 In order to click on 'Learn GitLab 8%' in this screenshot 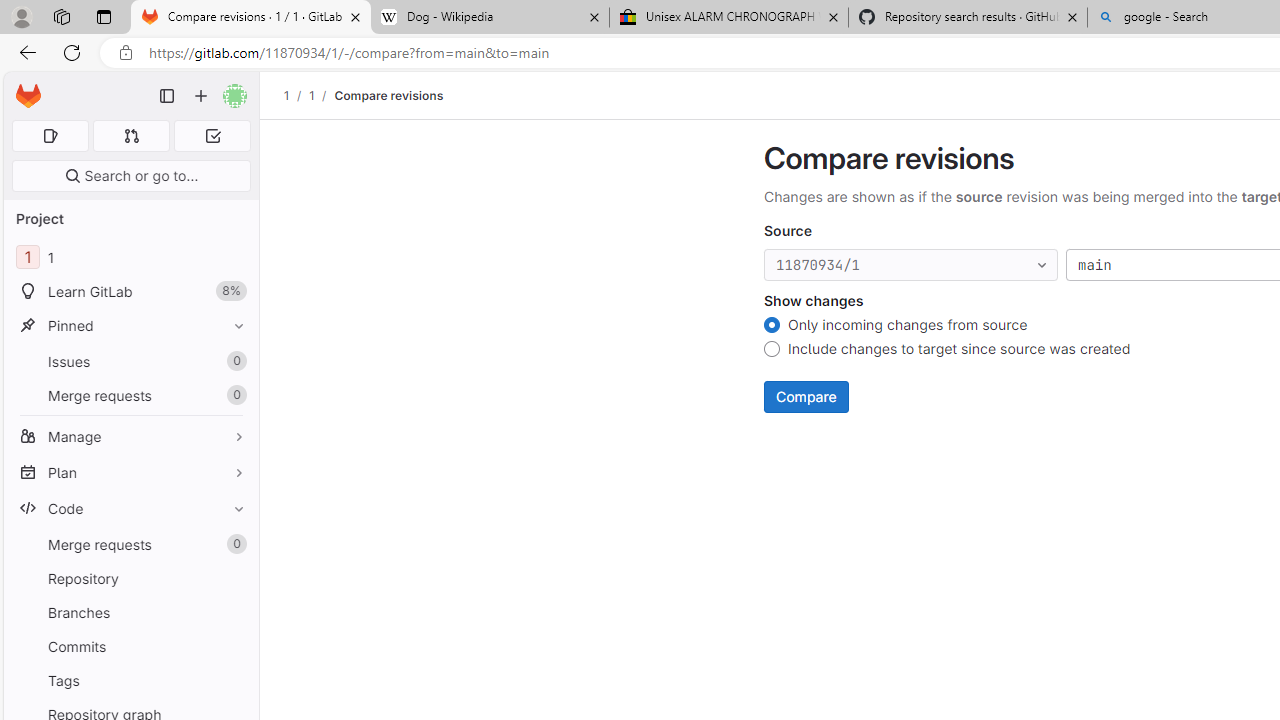, I will do `click(130, 291)`.